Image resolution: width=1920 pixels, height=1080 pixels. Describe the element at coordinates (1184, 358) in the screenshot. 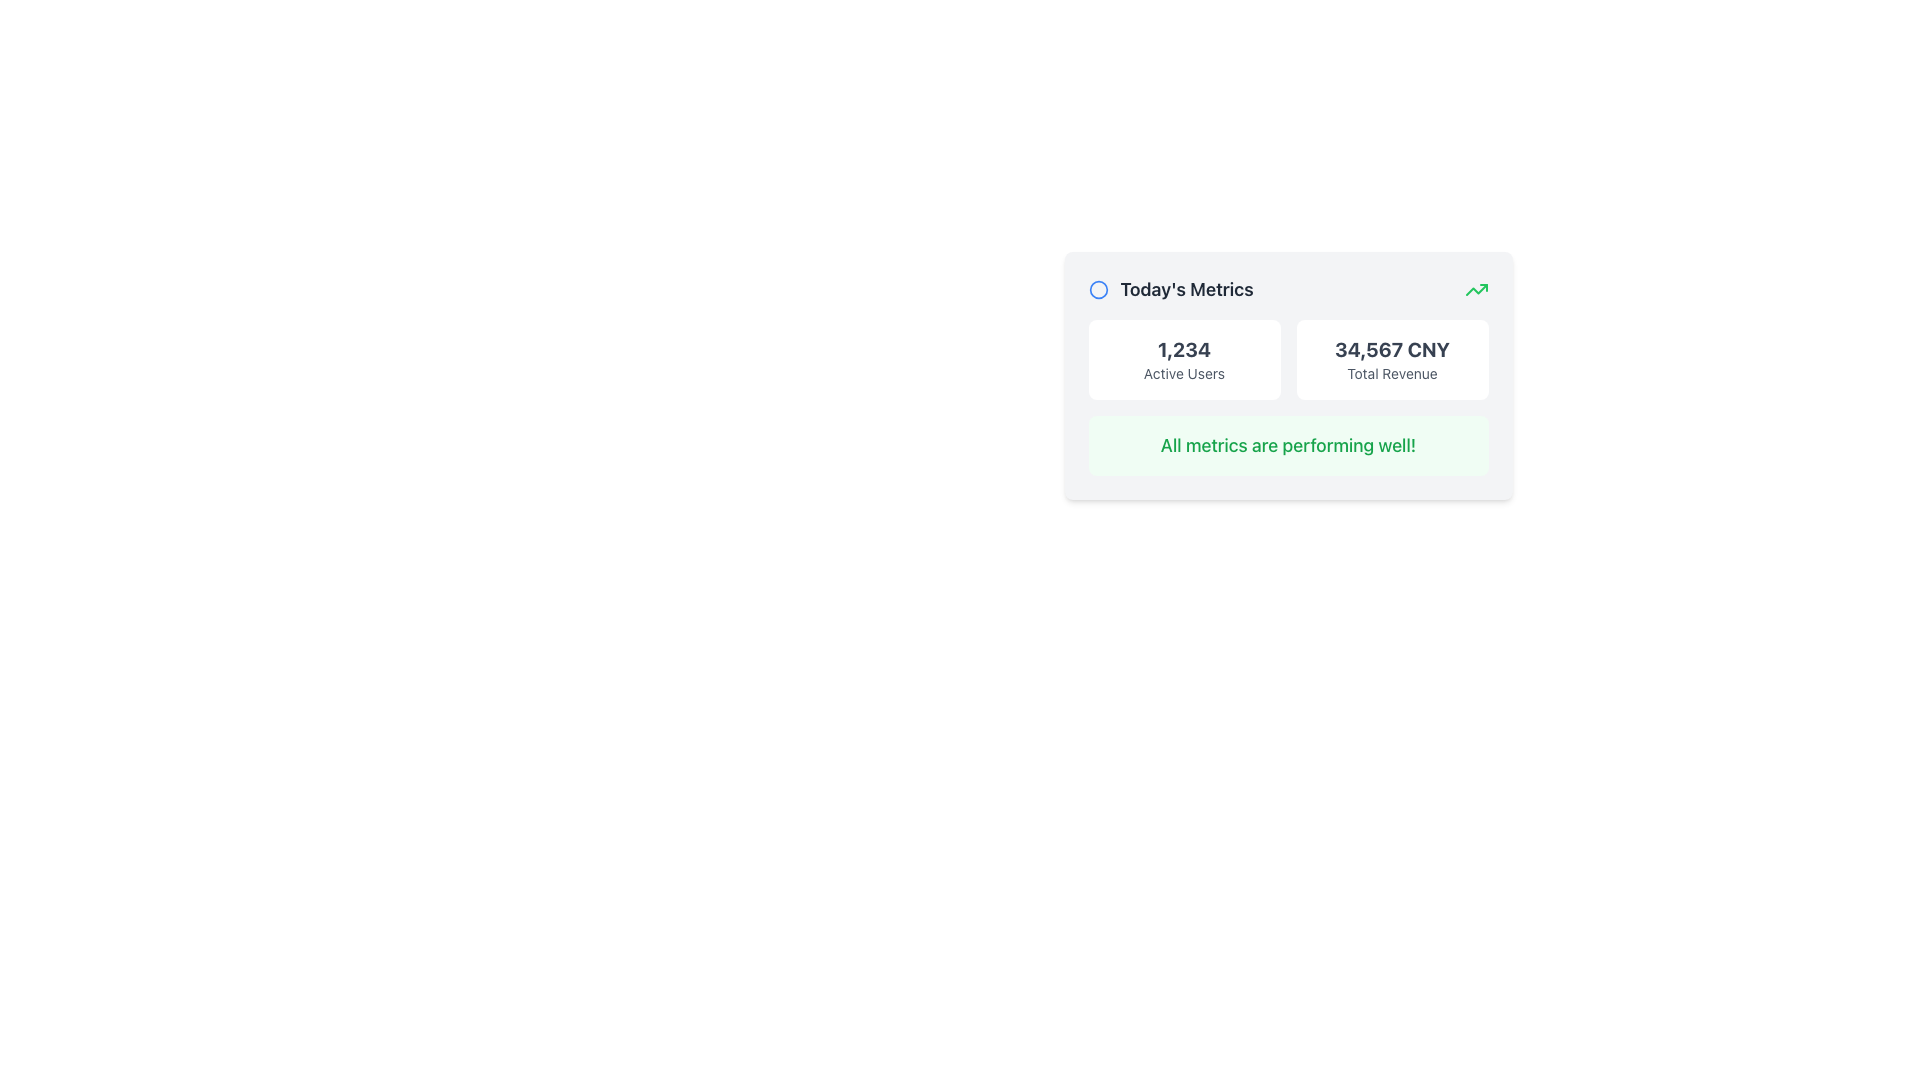

I see `the Metric display card that shows '1,234 Active Users', which has a white background and rounded corners, positioned in a grid layout above the message 'All metrics are performing well!'` at that location.